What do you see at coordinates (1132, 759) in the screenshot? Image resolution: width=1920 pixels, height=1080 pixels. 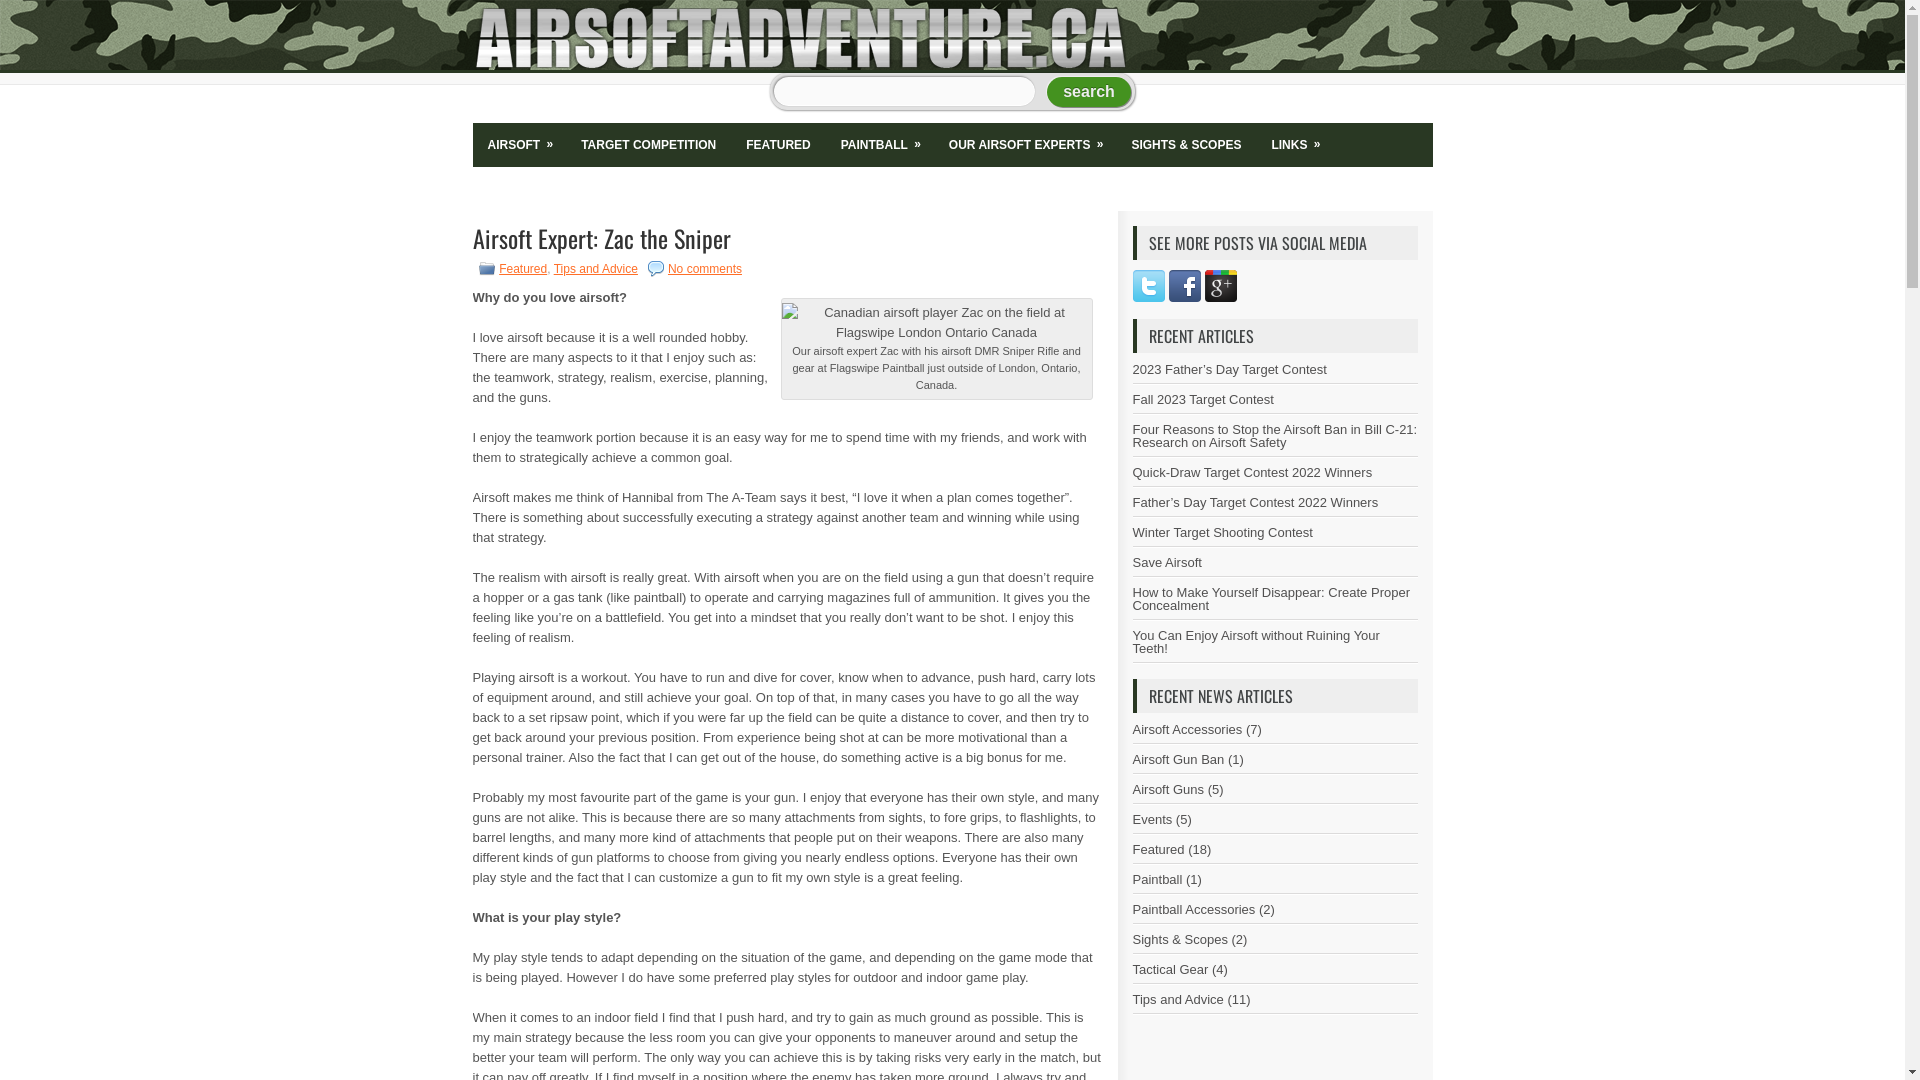 I see `'Airsoft Gun Ban'` at bounding box center [1132, 759].